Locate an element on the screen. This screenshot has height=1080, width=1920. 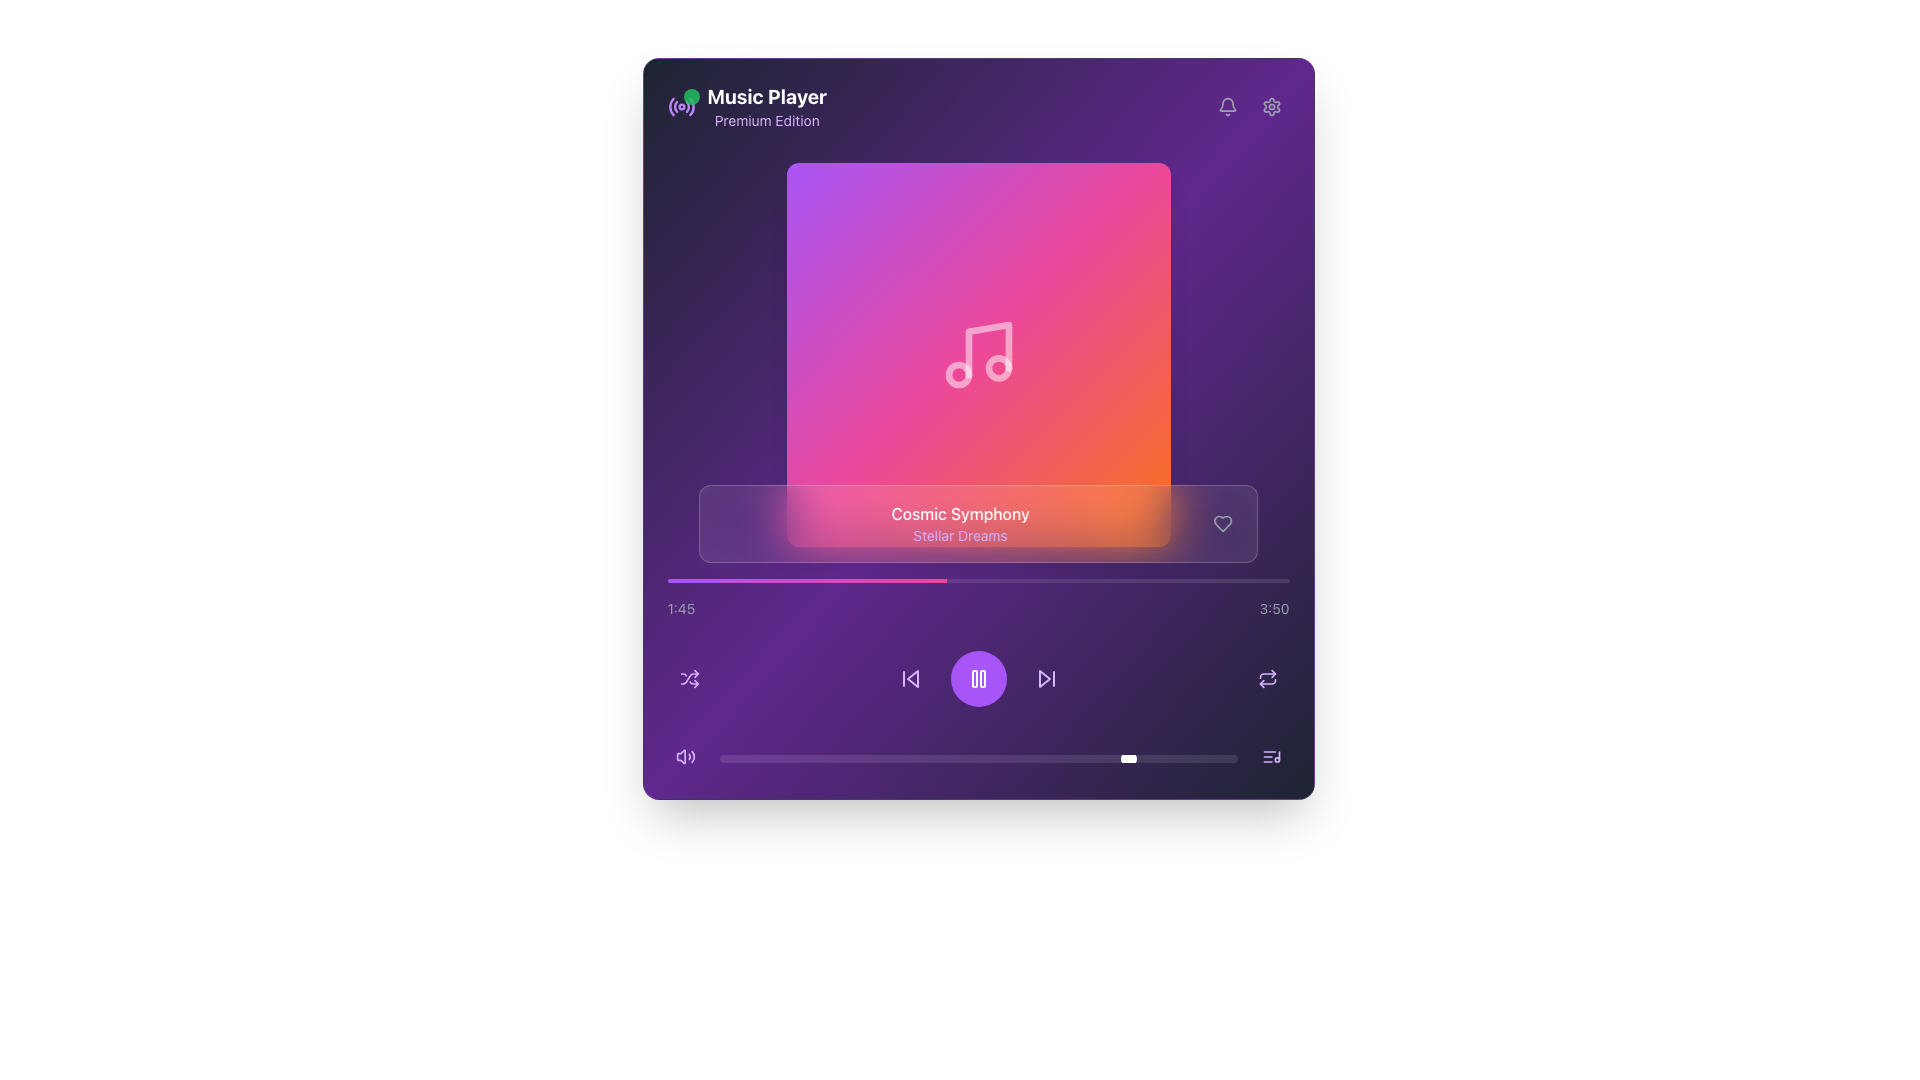
the text label displaying '1:45', which is styled in a small font size with a light gray color, located near the bottom-left corner of the application above the progress bar is located at coordinates (681, 608).